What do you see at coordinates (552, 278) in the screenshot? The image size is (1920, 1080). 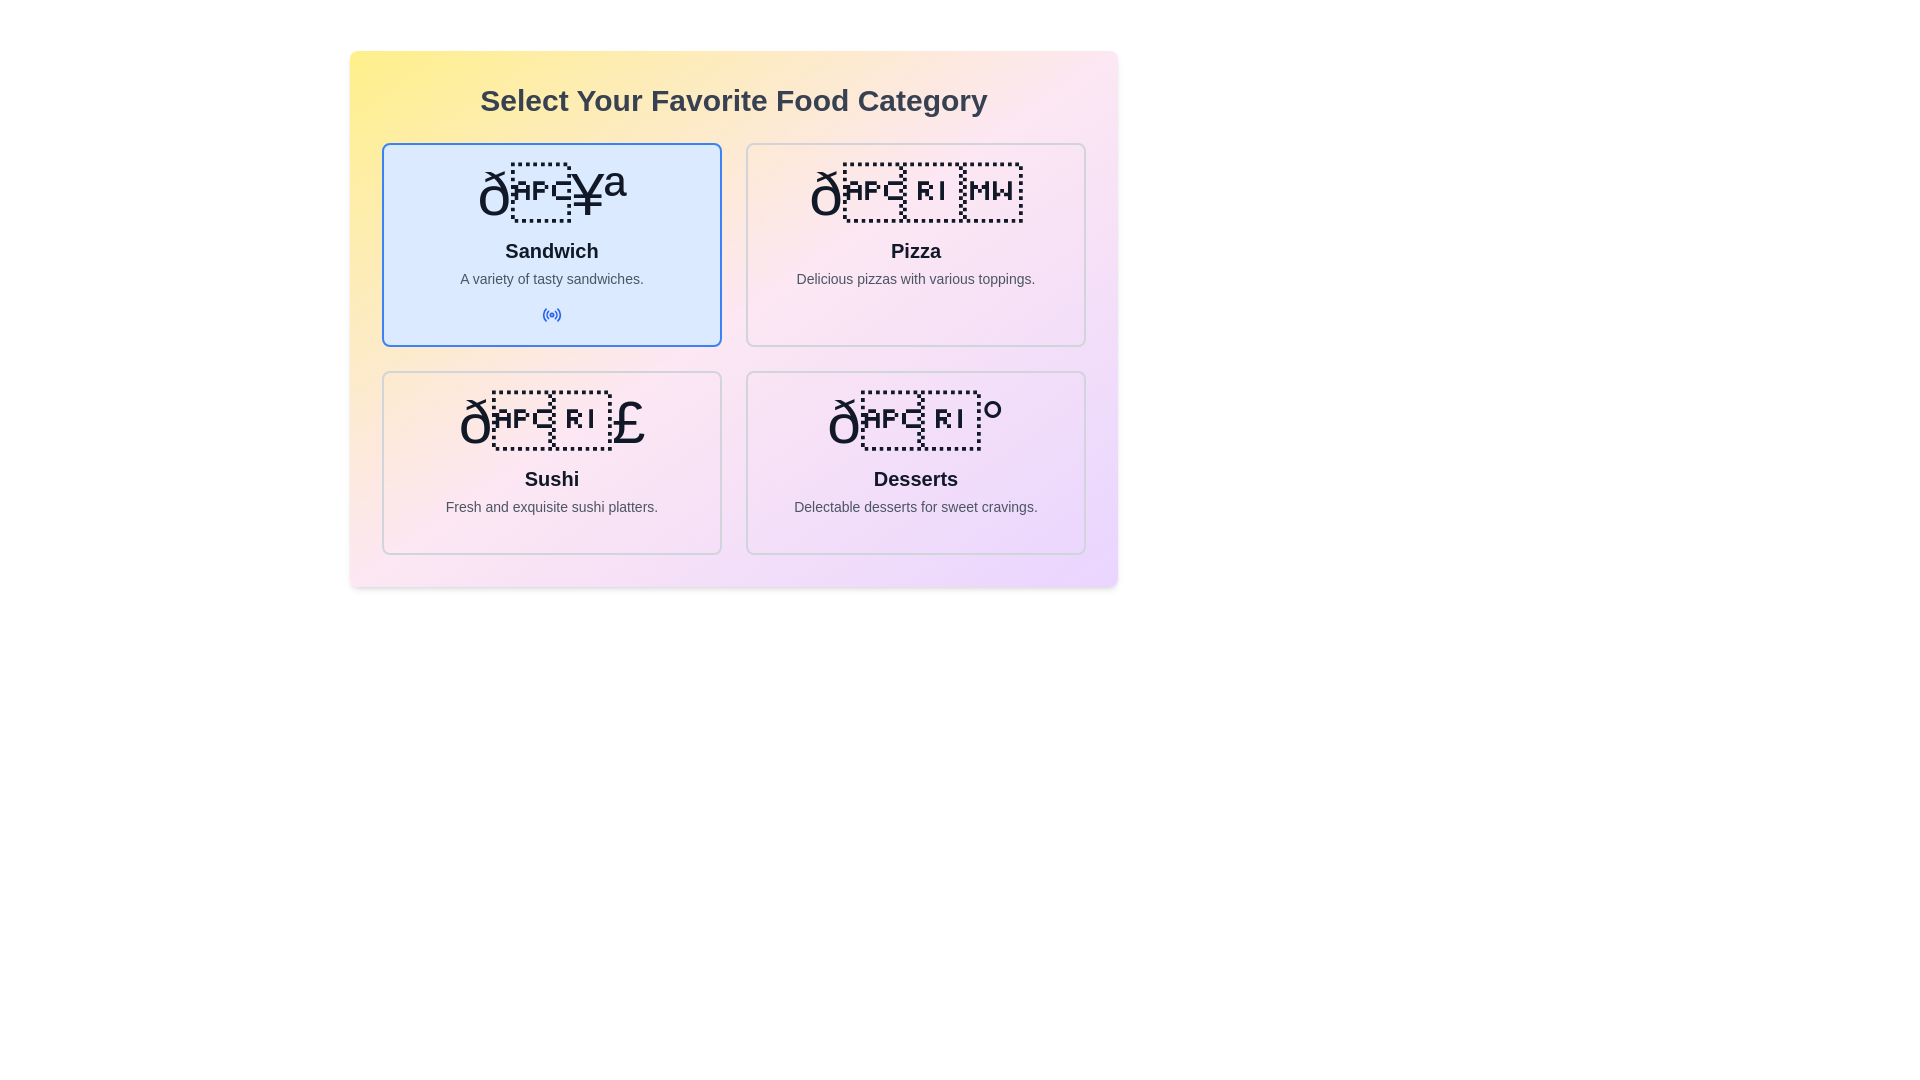 I see `the descriptive text label located below the 'Sandwich' category in the top-left card of the grid interface` at bounding box center [552, 278].